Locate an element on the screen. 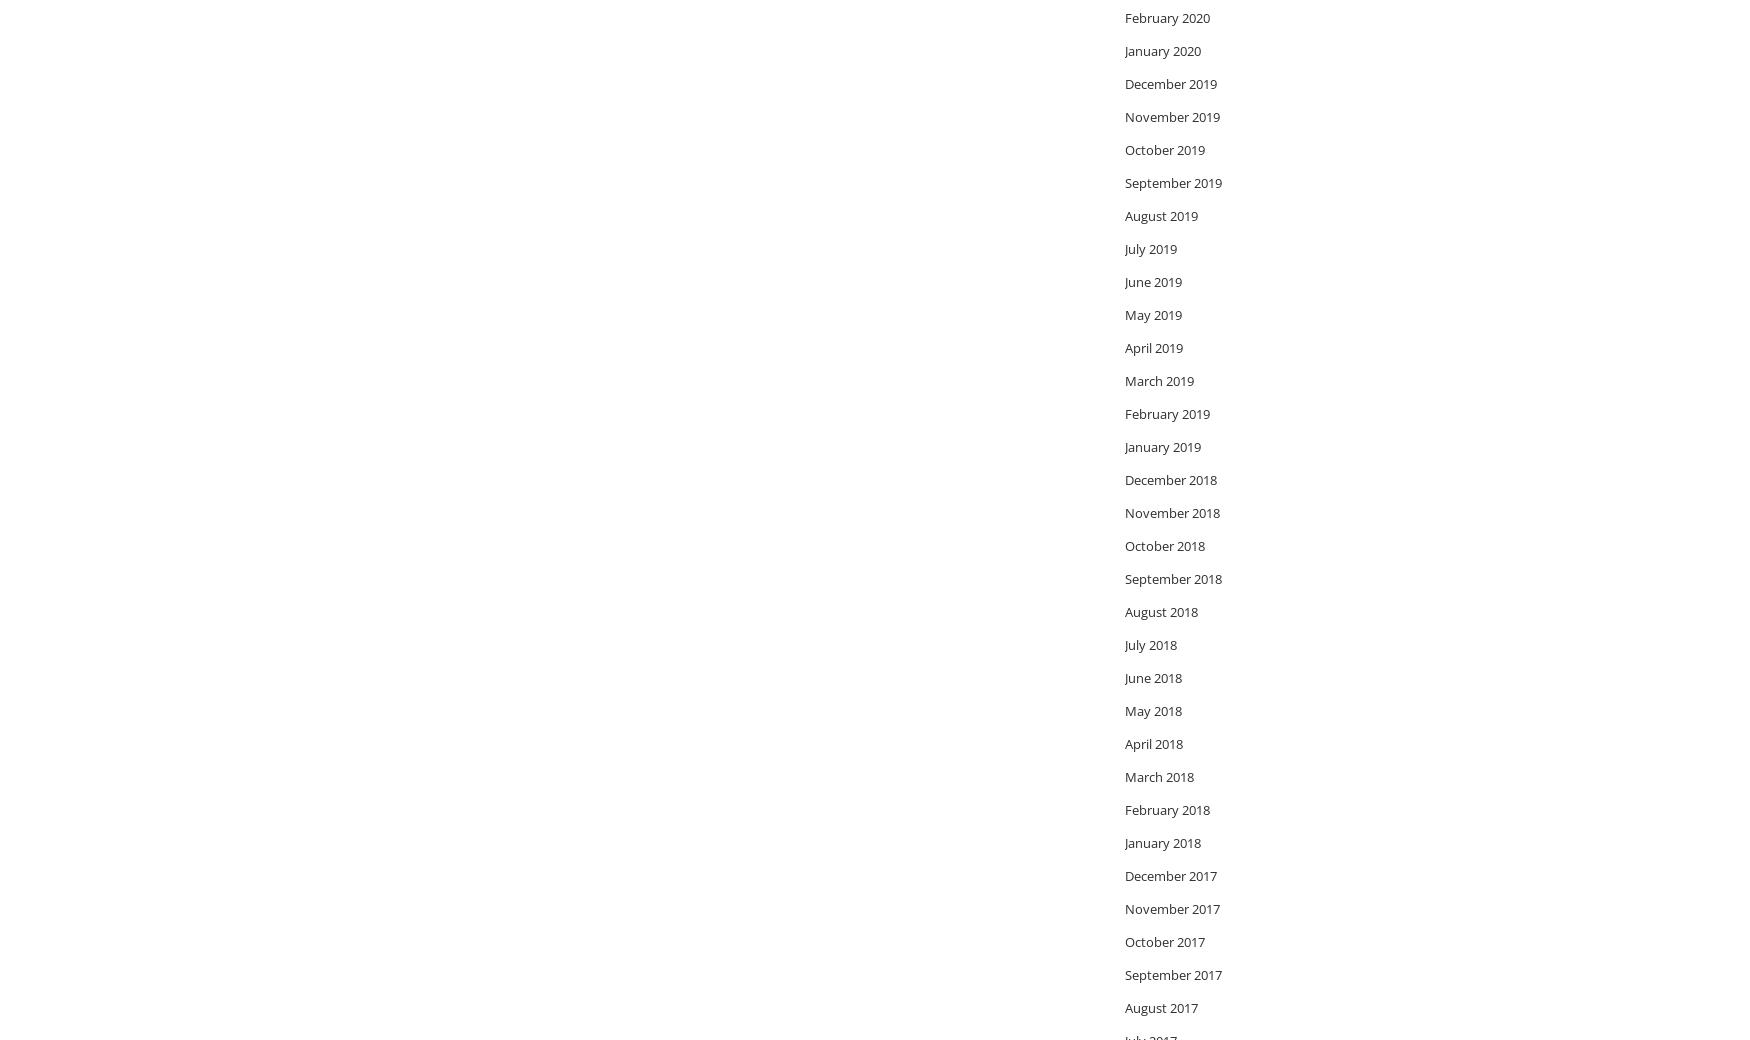 The image size is (1750, 1040). 'October 2017' is located at coordinates (1125, 940).